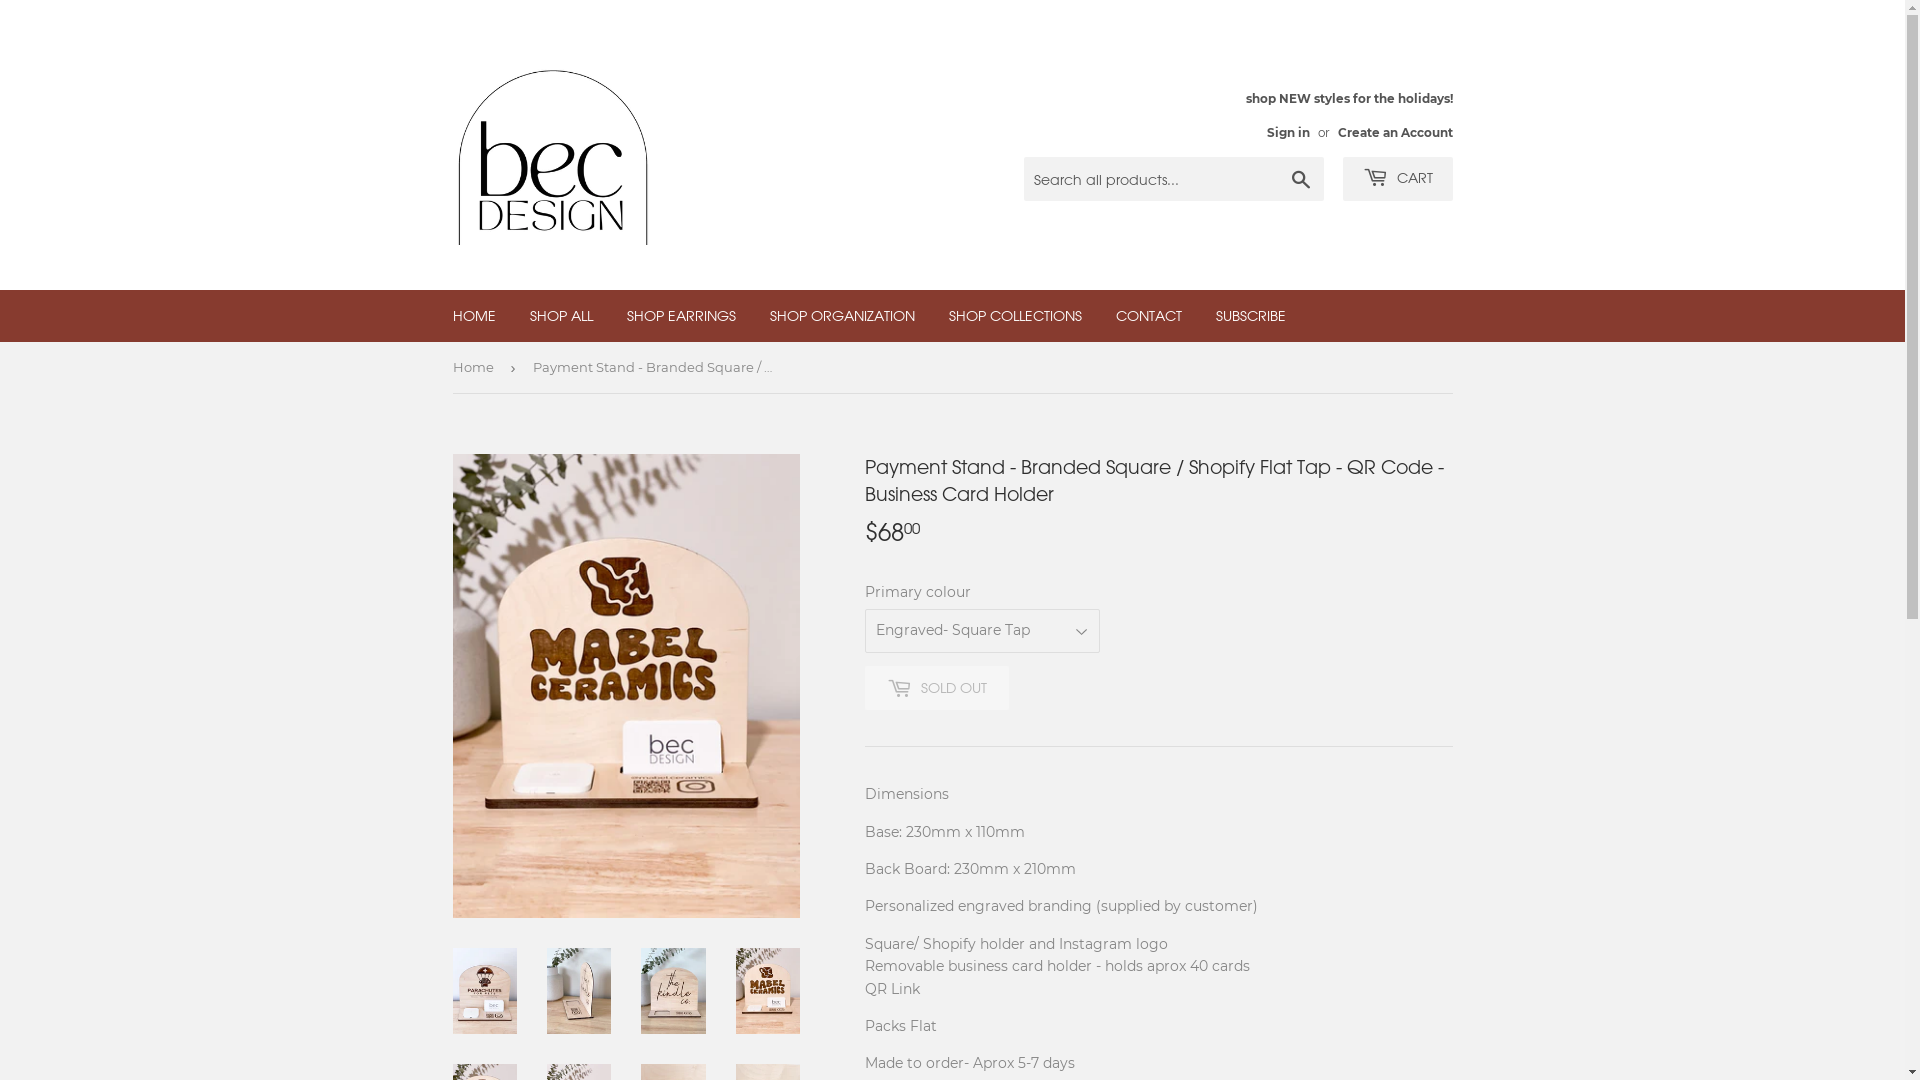 The height and width of the screenshot is (1080, 1920). I want to click on 'shop NEW styles for the holidays!', so click(1349, 114).